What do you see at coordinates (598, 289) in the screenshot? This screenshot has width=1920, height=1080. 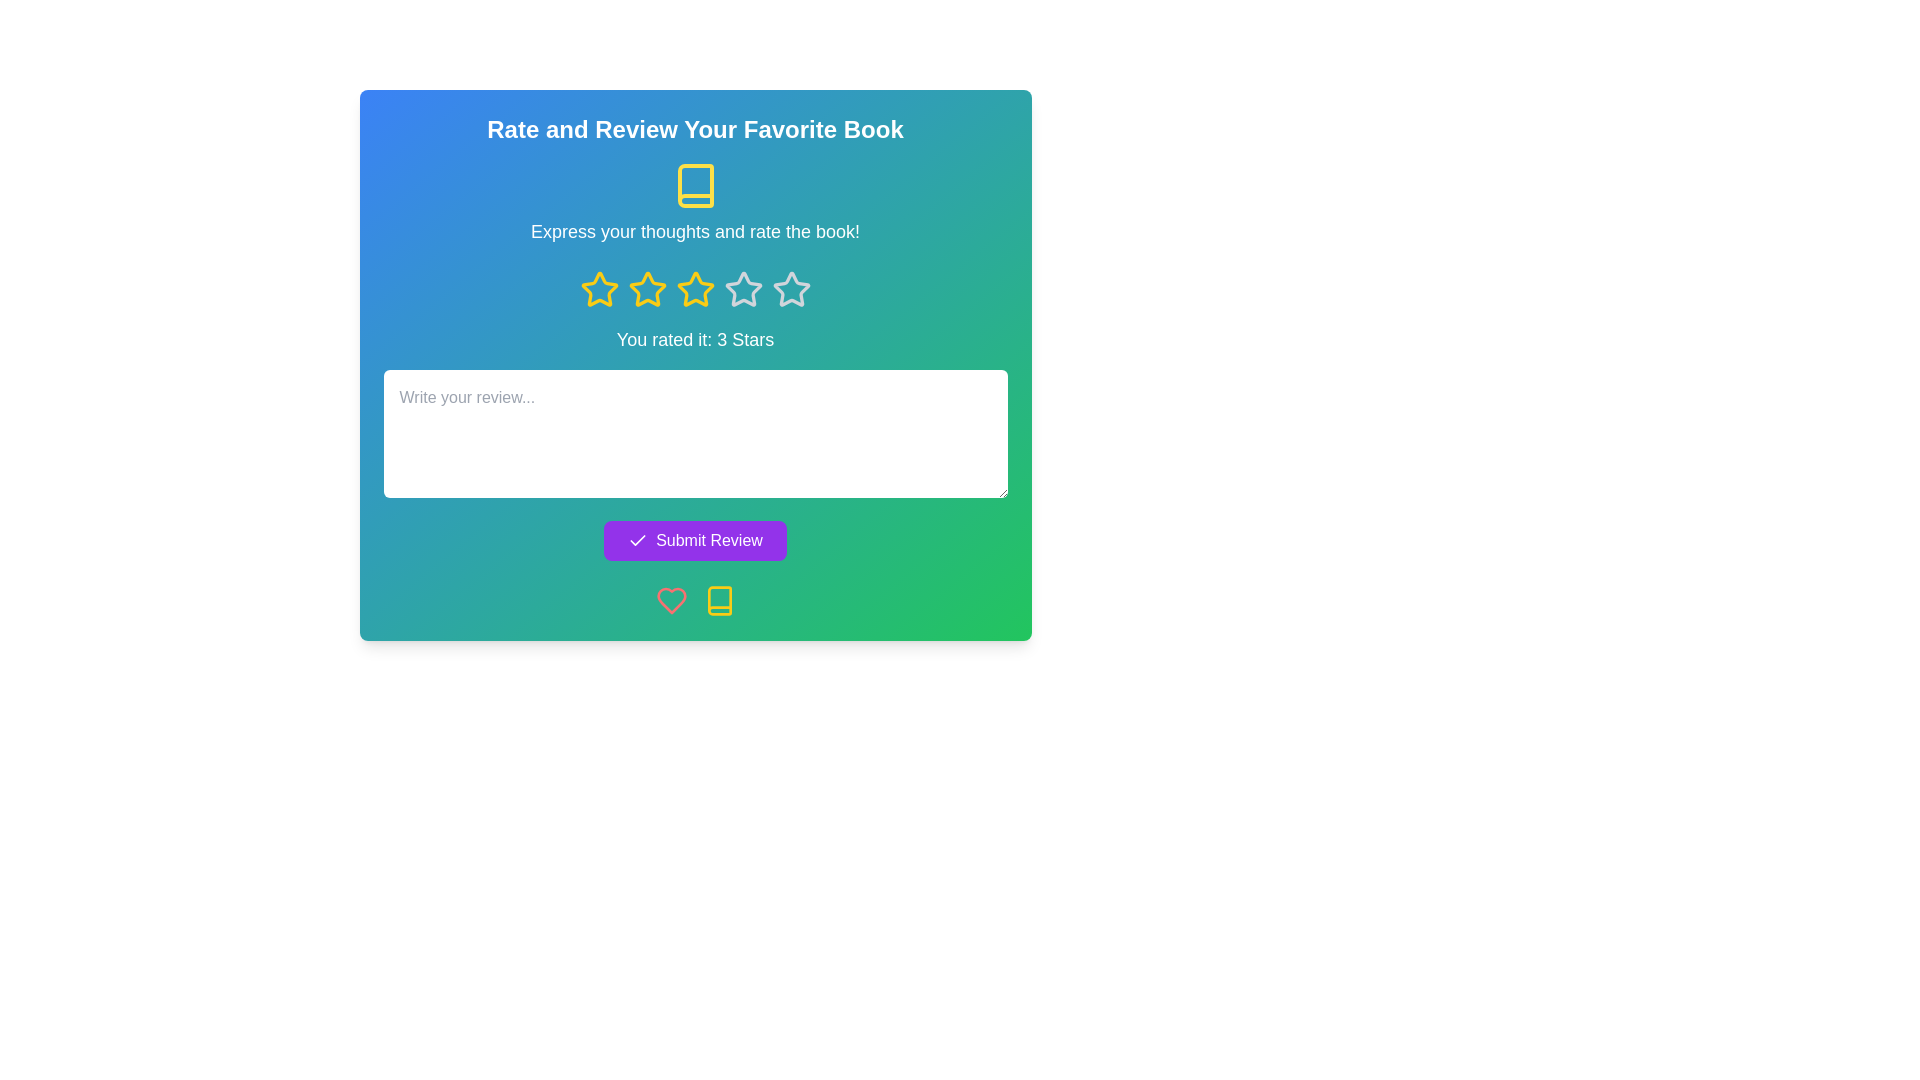 I see `the first yellow star-shaped rating icon, which is designed to represent a rating option in the middle section of the interface, positioned below the text 'Express your thoughts and rate the book!' and above 'You rated it: 3 Stars'` at bounding box center [598, 289].